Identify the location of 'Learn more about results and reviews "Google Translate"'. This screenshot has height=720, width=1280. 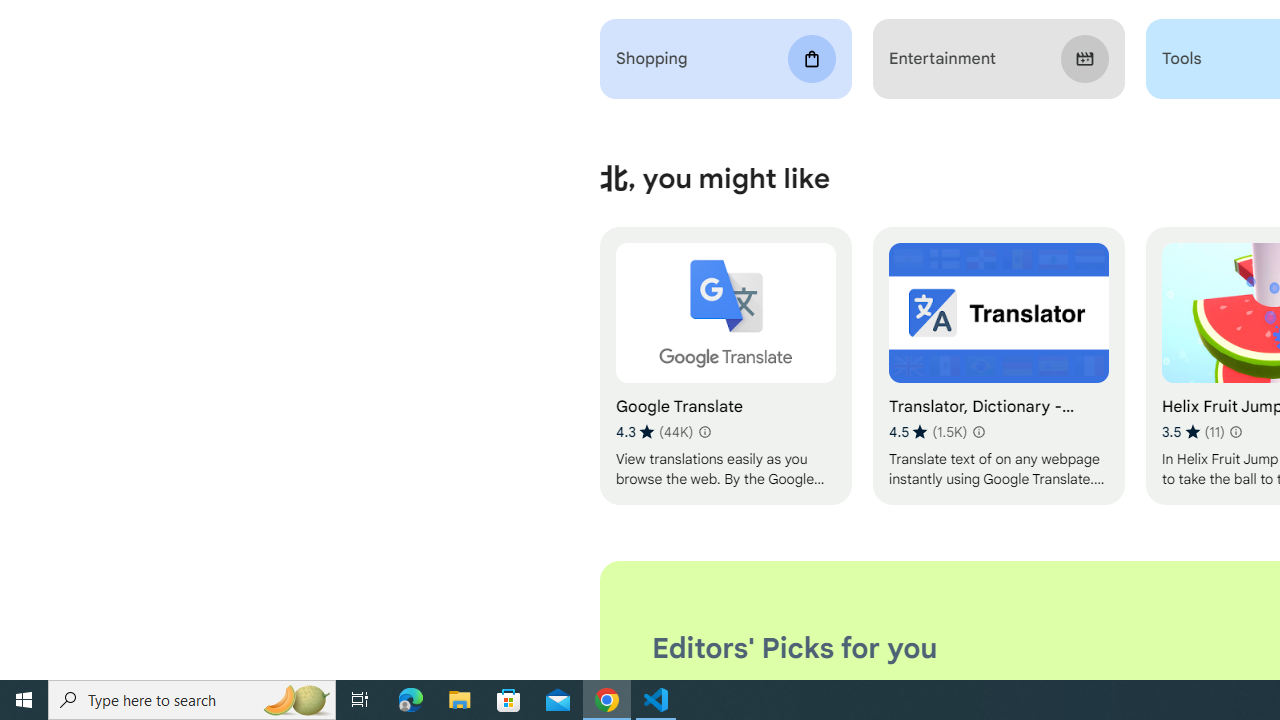
(704, 431).